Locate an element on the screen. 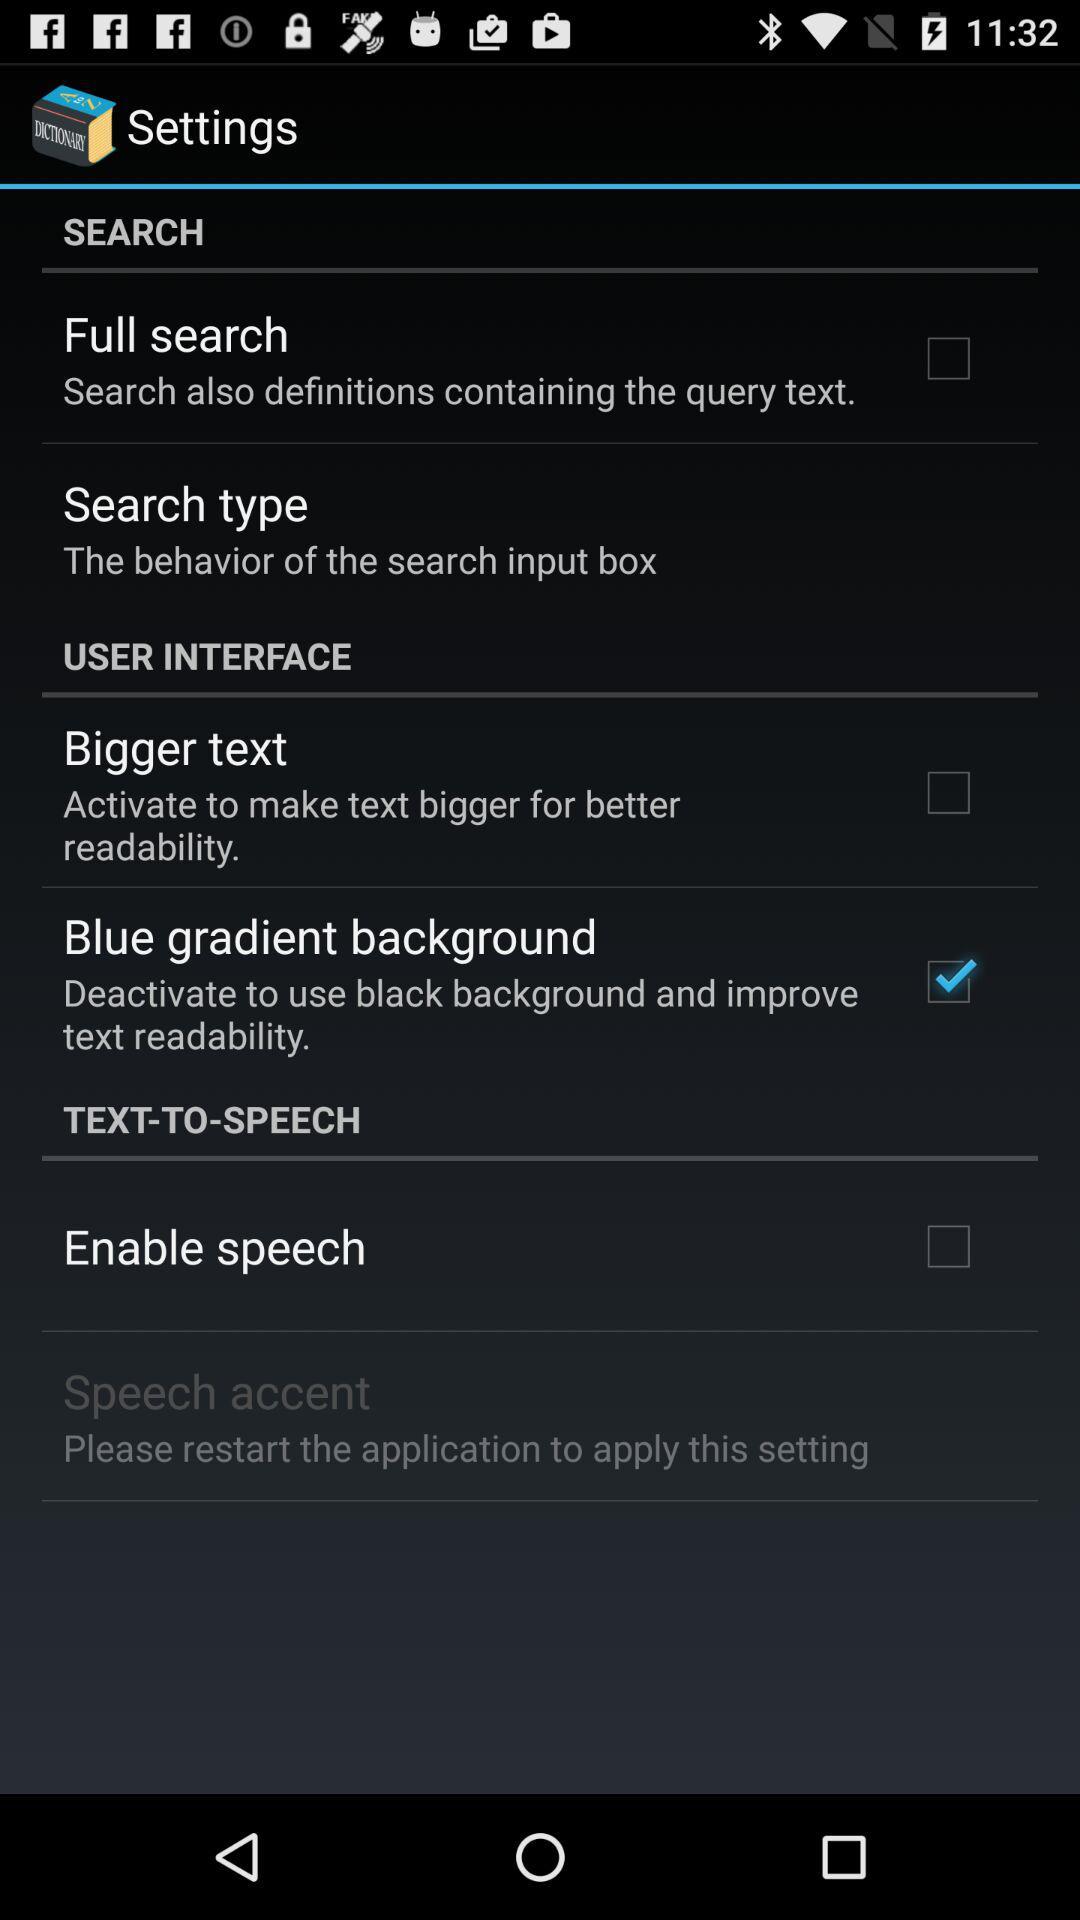 The image size is (1080, 1920). speech accent at the bottom left corner is located at coordinates (217, 1389).